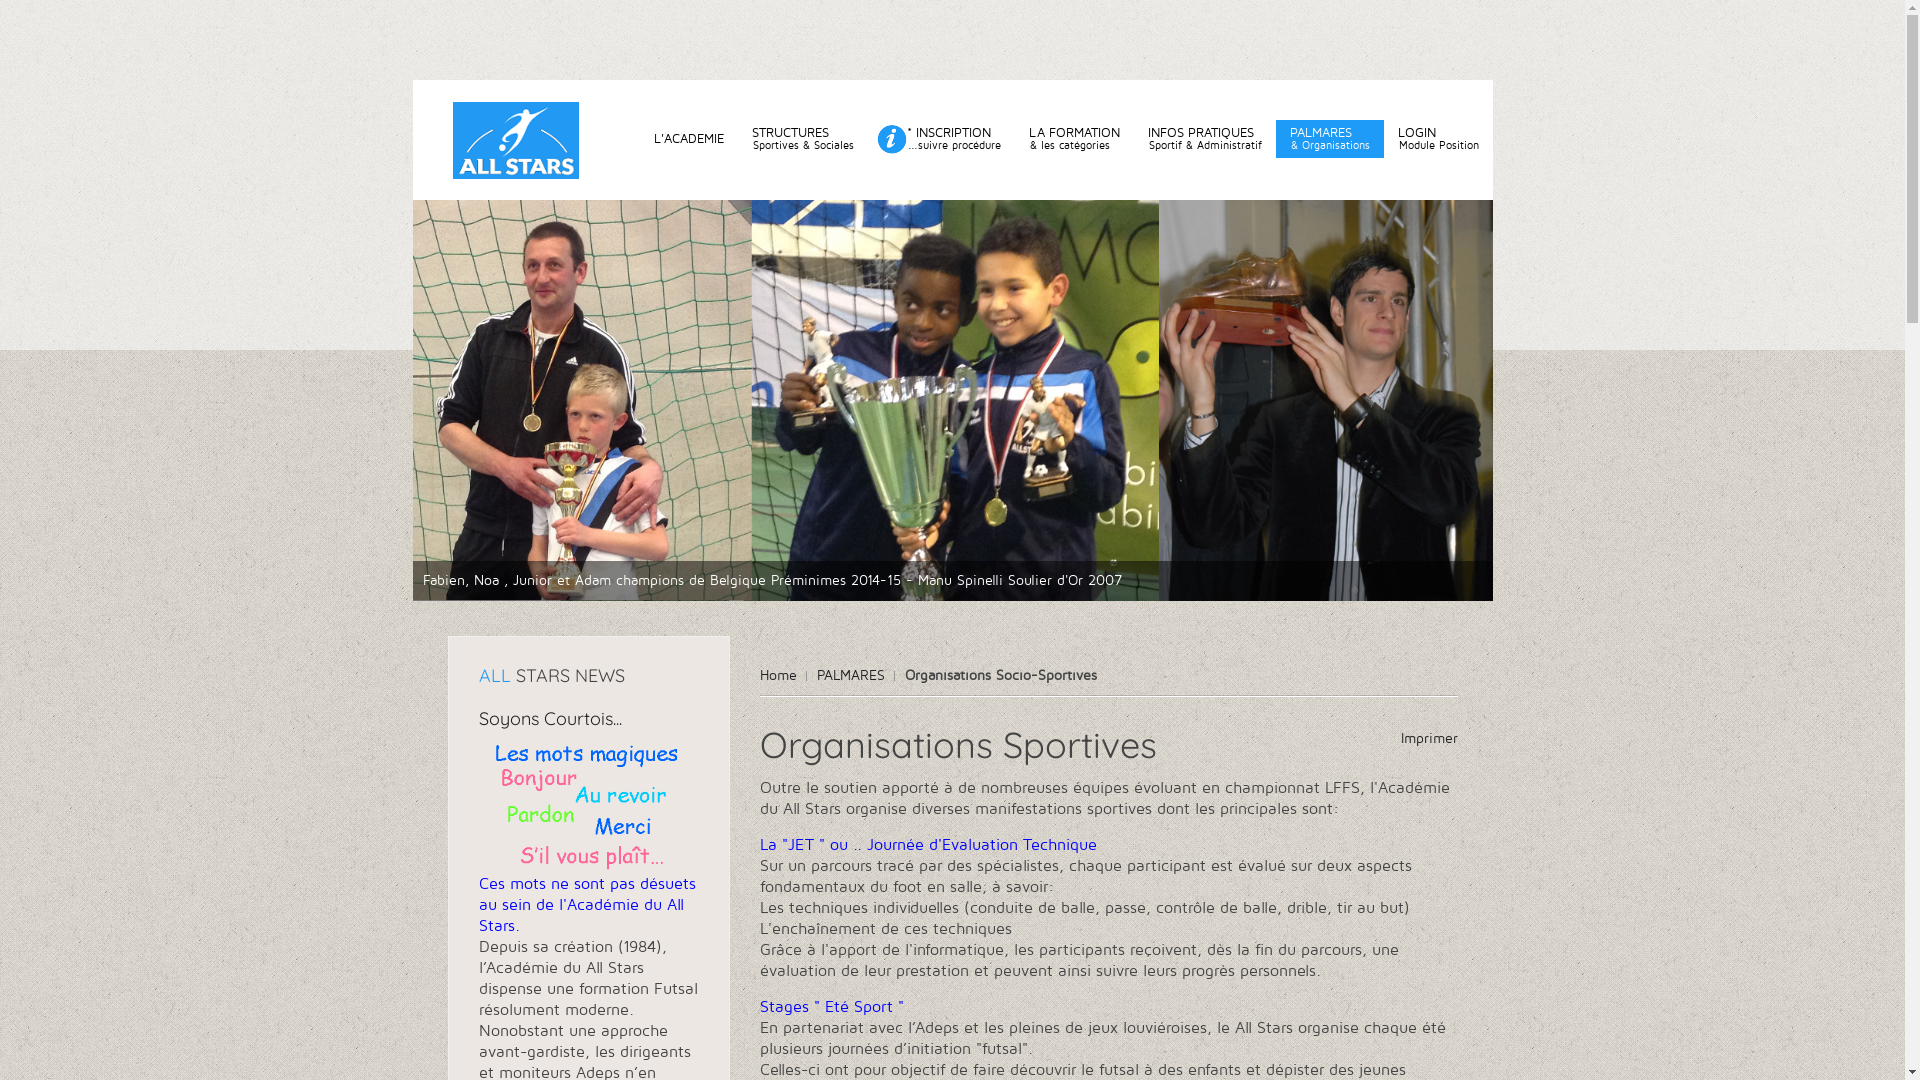 Image resolution: width=1920 pixels, height=1080 pixels. What do you see at coordinates (802, 137) in the screenshot?
I see `'STRUCTURES` at bounding box center [802, 137].